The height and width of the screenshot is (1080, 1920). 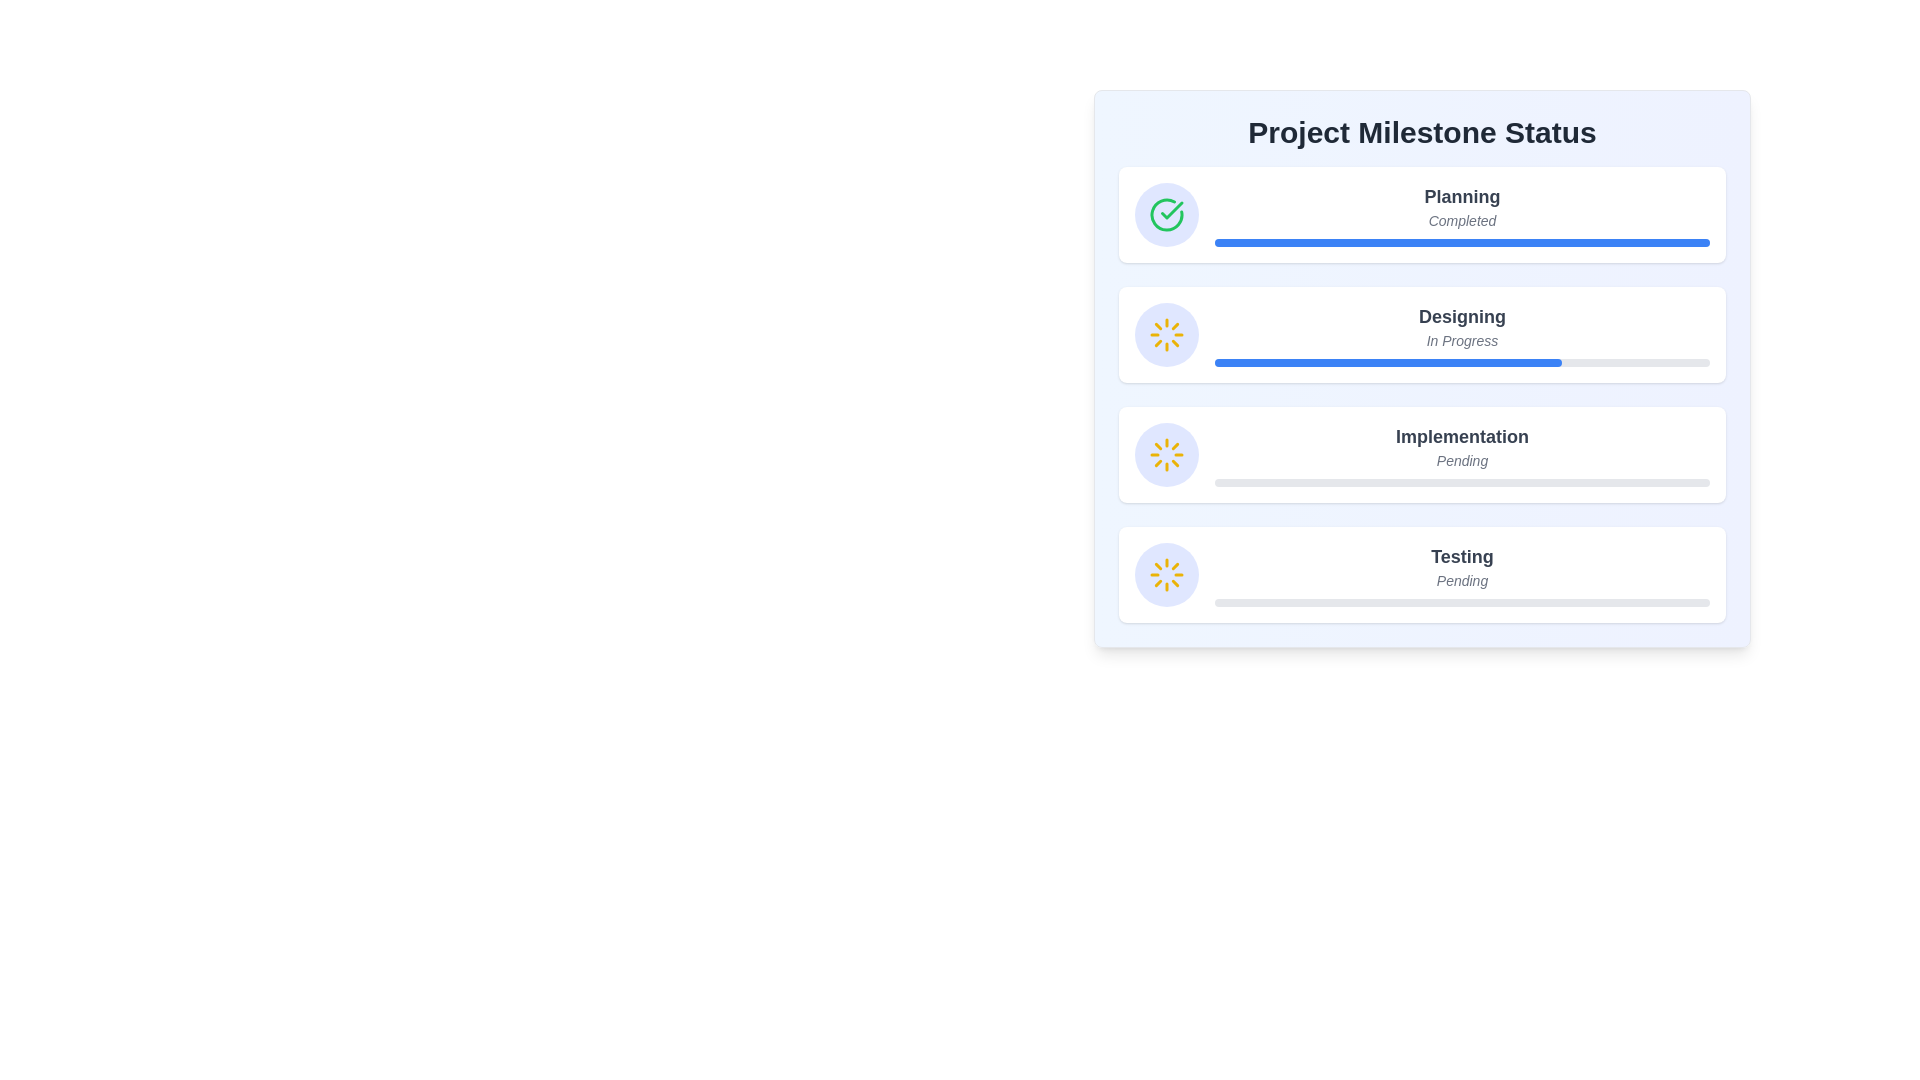 I want to click on the Circular status indicator with an animated loader icon to interact with the 'Designing In Progress' milestone card, so click(x=1166, y=334).